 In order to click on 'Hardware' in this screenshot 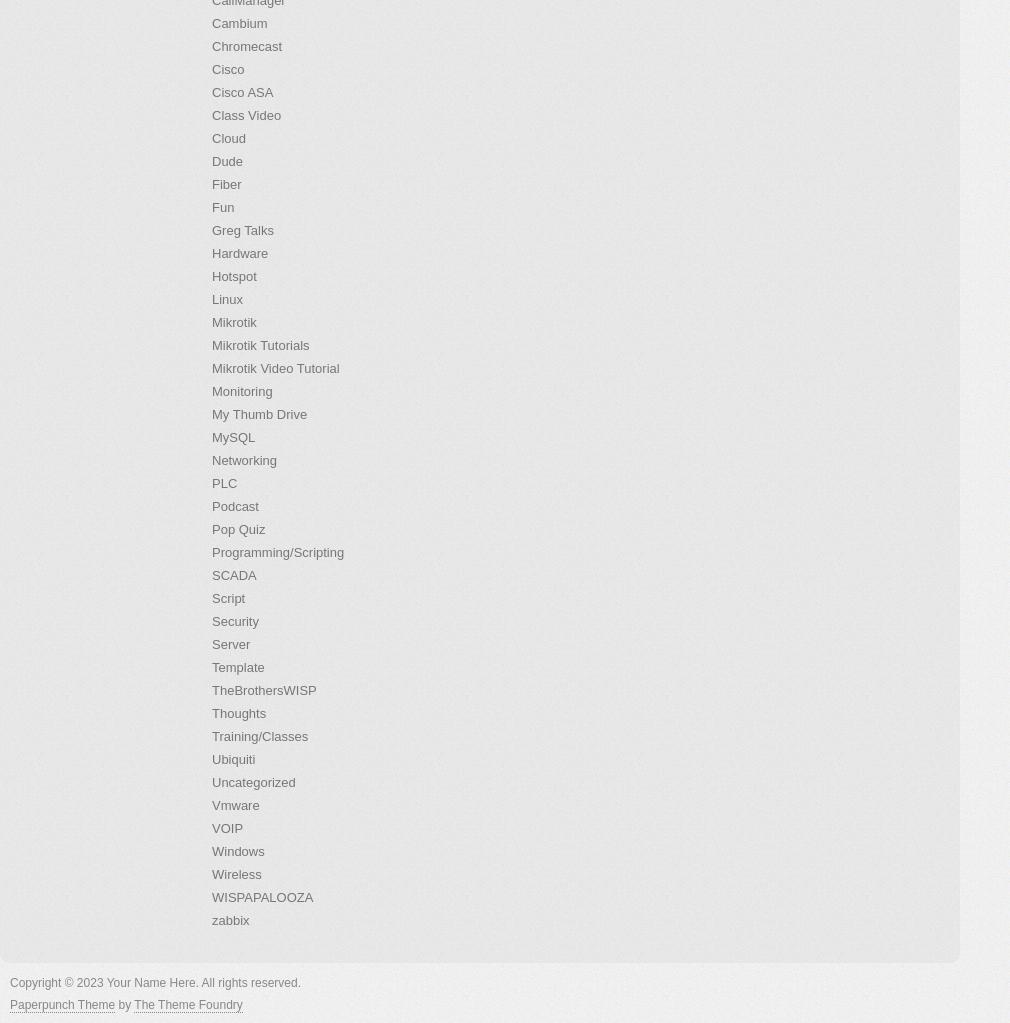, I will do `click(238, 253)`.